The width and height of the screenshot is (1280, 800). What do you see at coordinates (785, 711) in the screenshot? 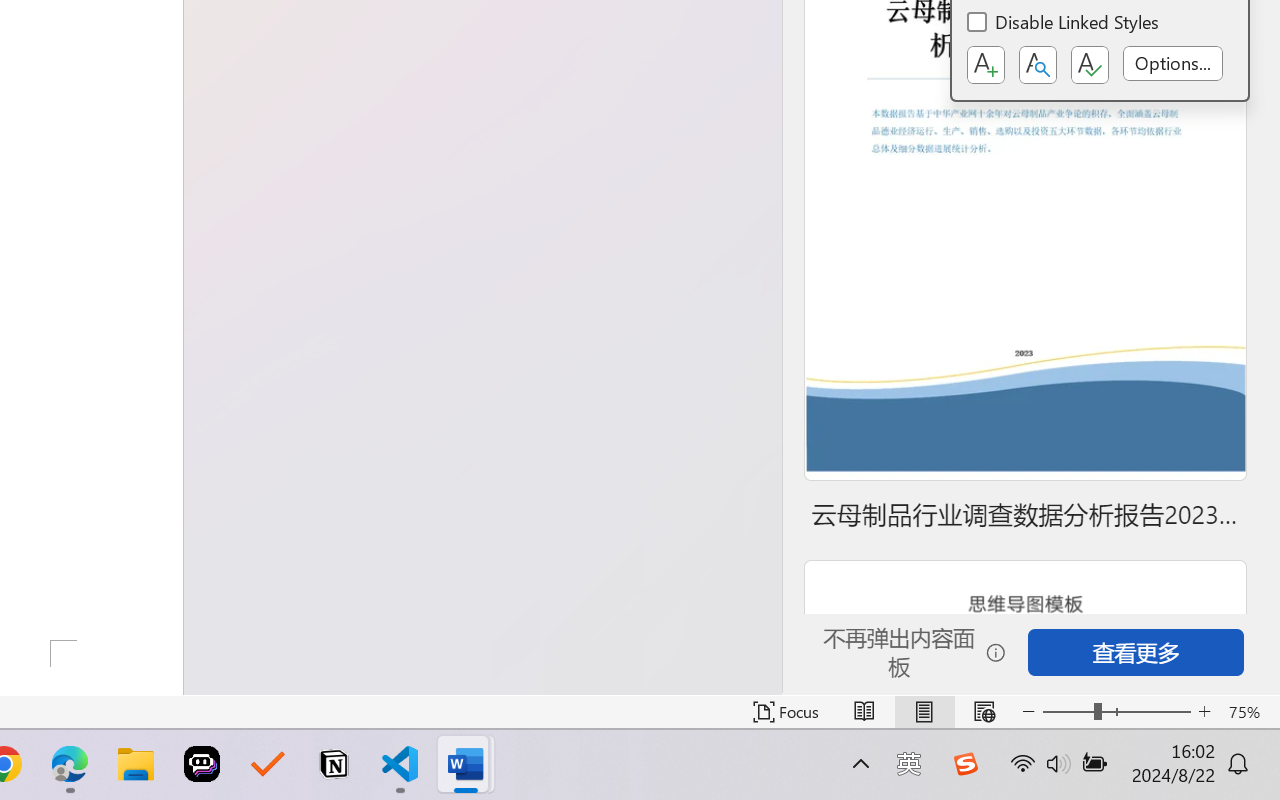
I see `'Focus '` at bounding box center [785, 711].